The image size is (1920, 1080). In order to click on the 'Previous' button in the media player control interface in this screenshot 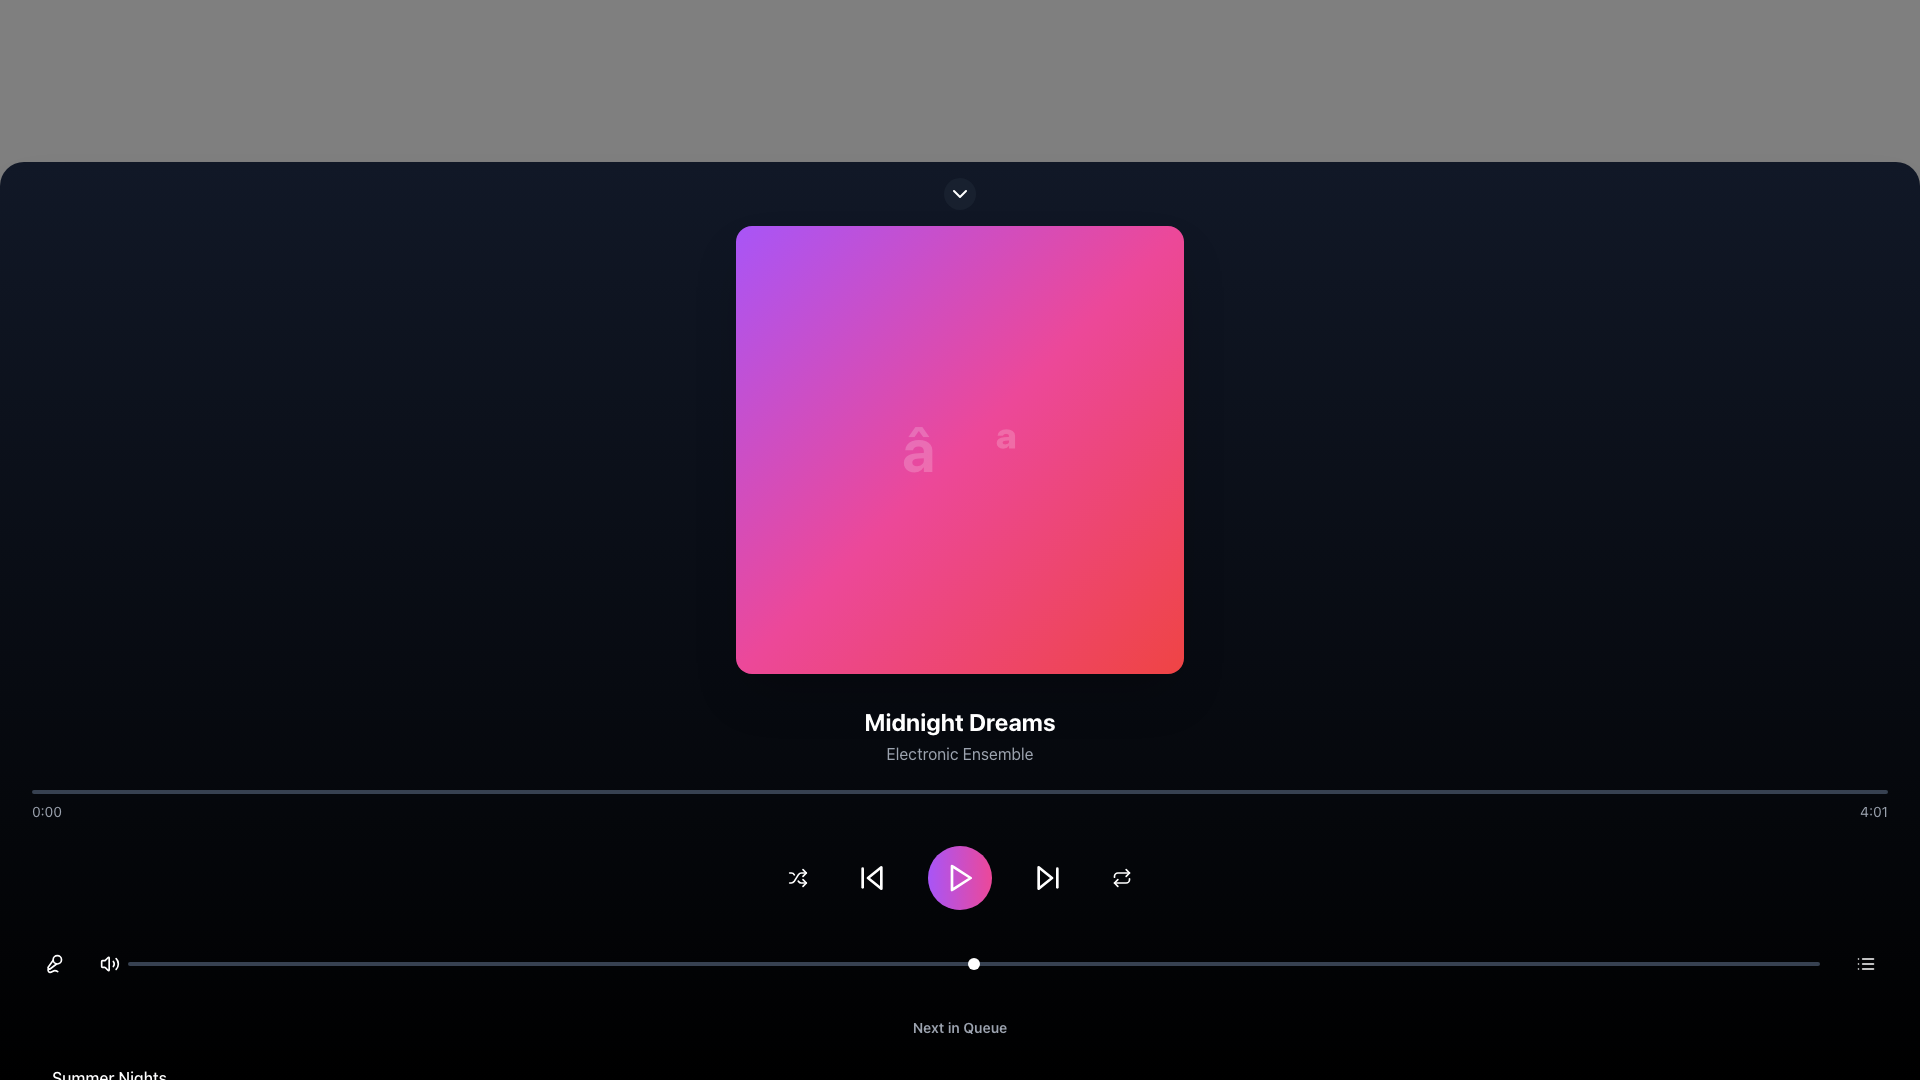, I will do `click(874, 877)`.